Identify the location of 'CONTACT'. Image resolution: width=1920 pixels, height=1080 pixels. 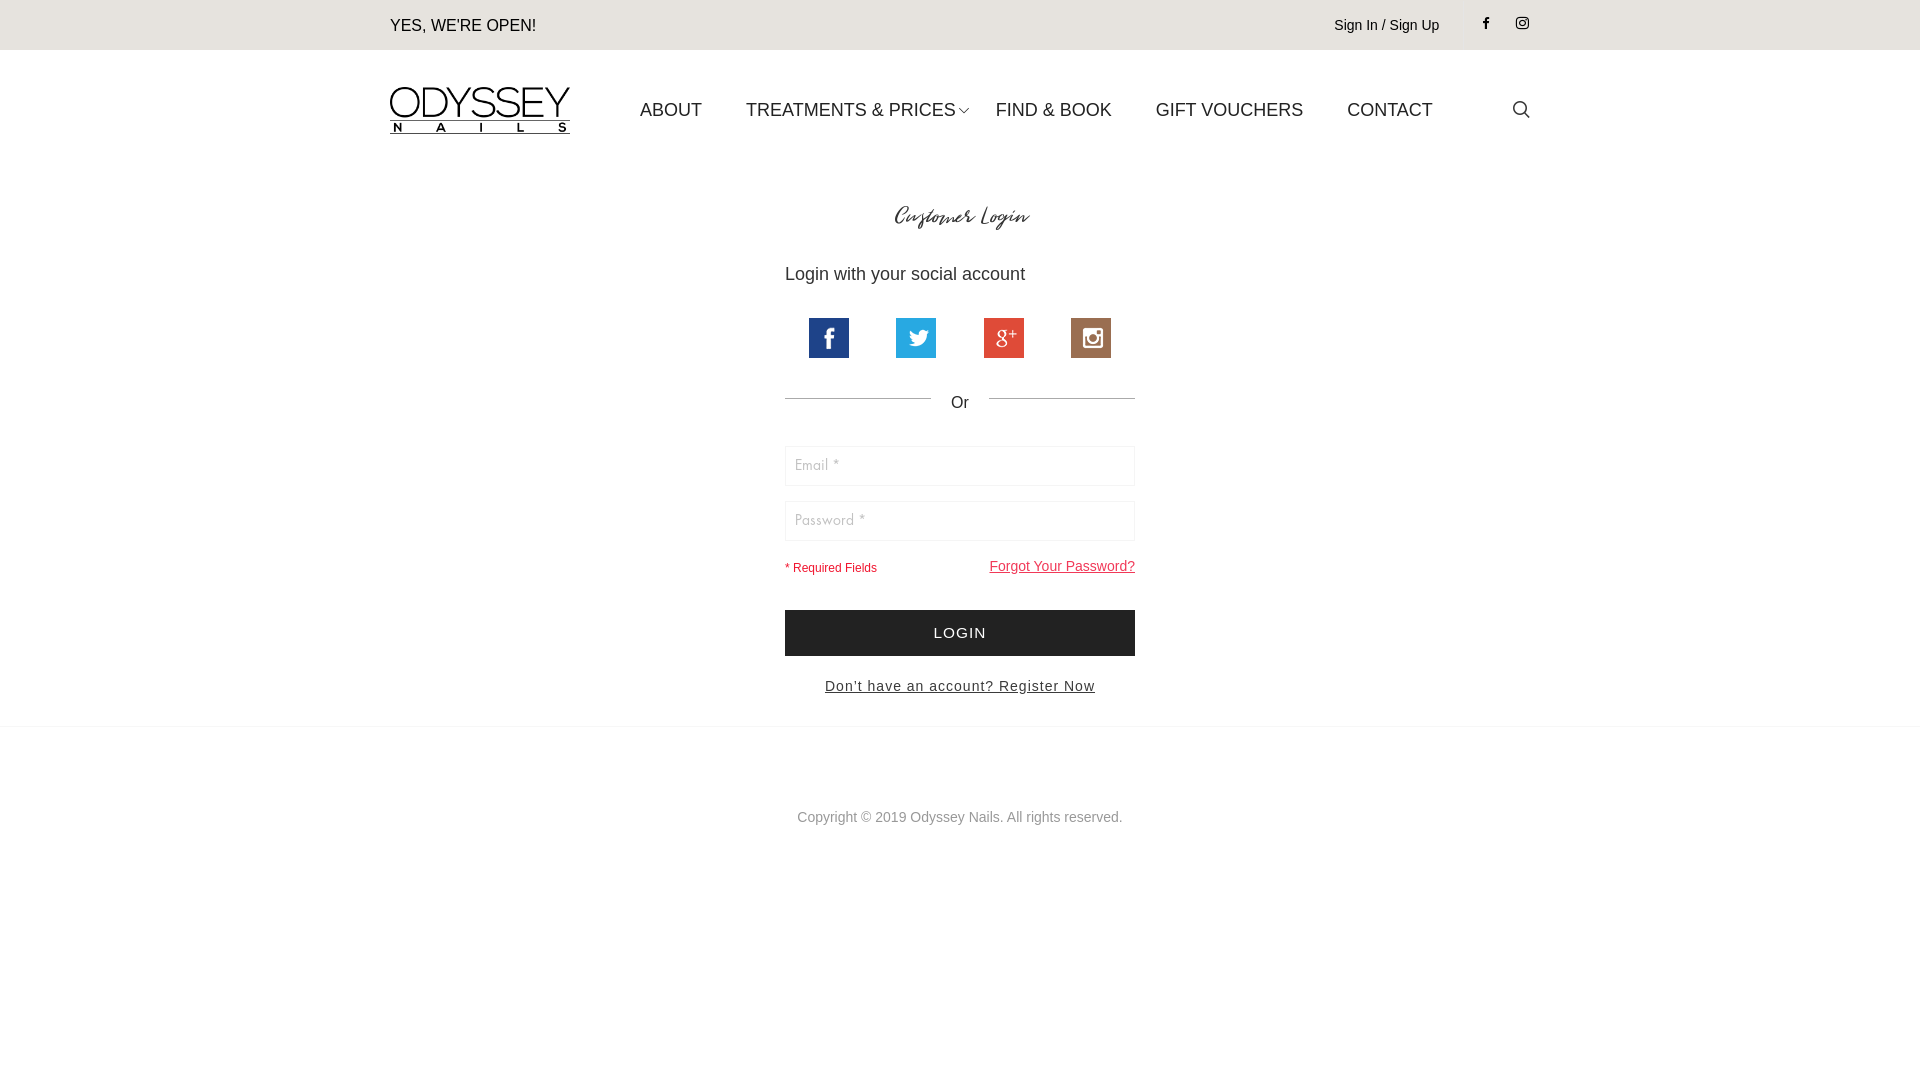
(1389, 110).